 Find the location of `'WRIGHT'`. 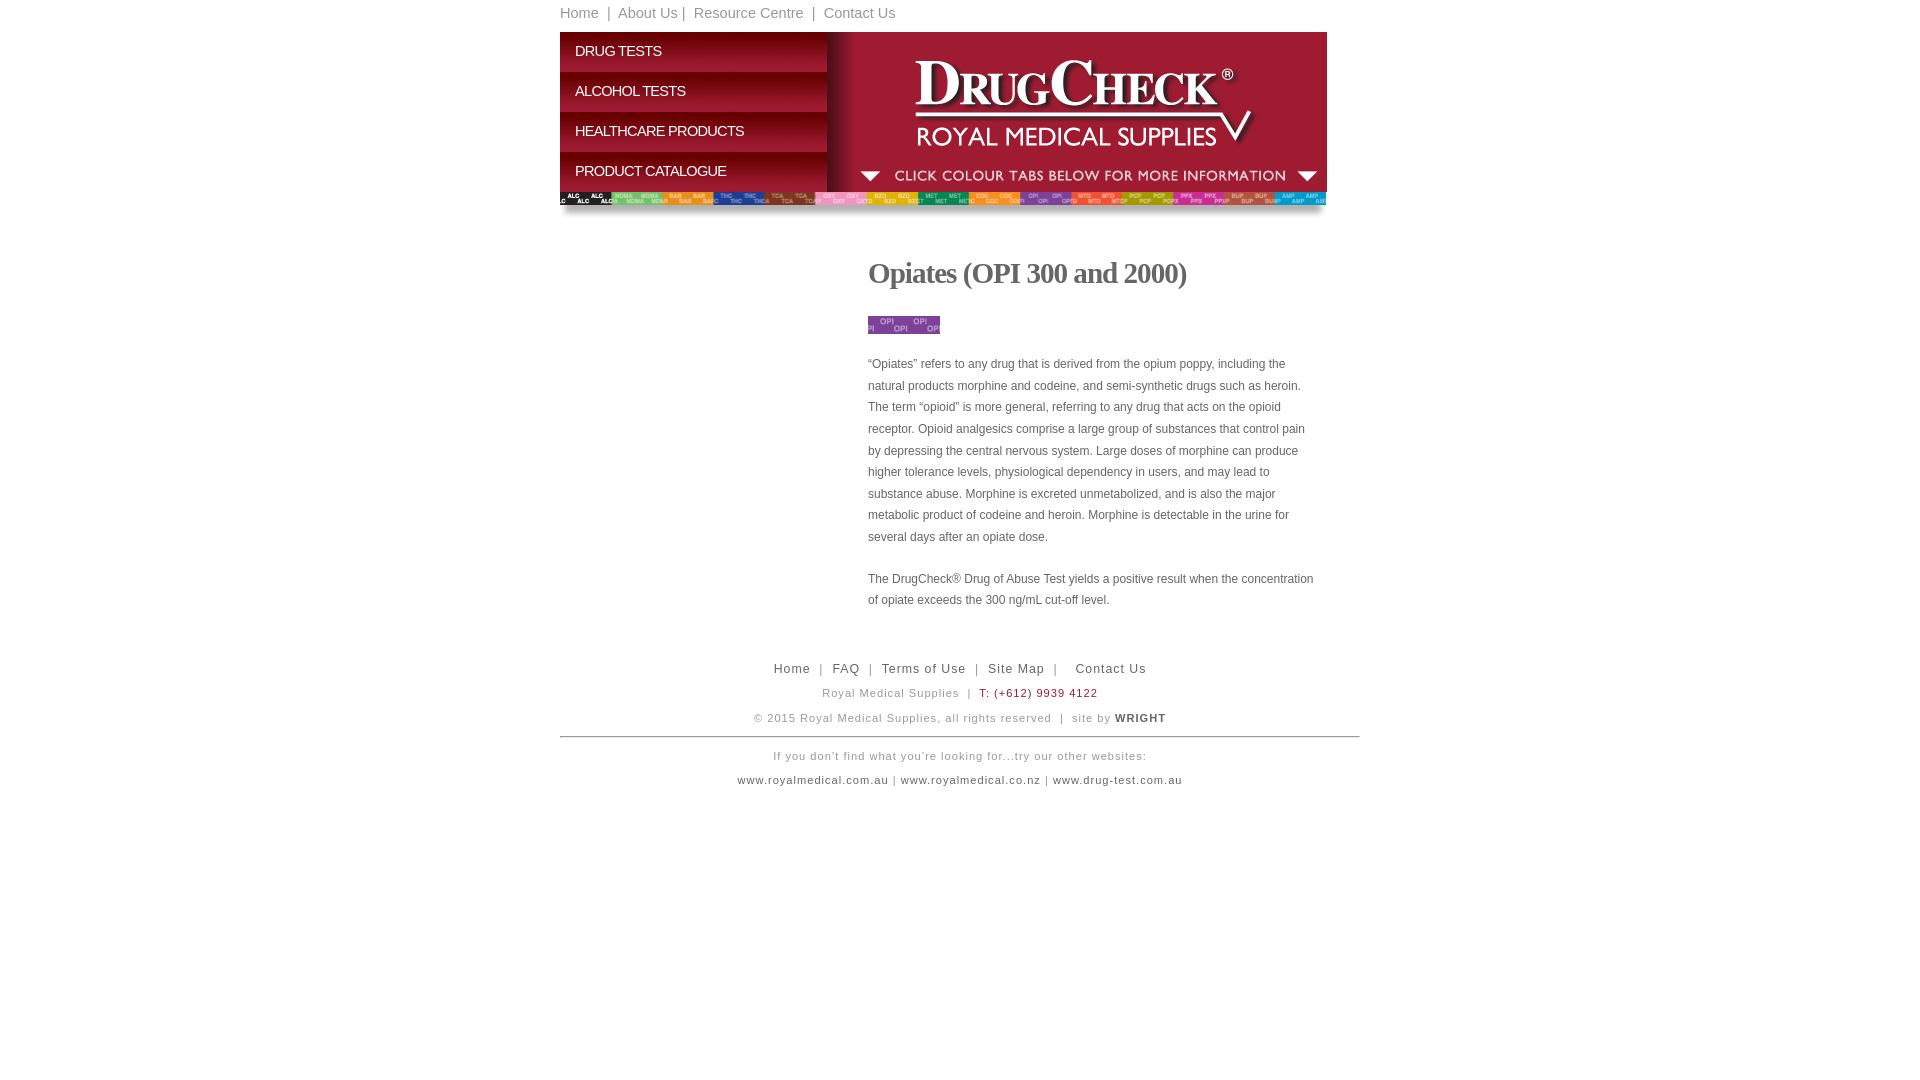

'WRIGHT' is located at coordinates (1140, 716).